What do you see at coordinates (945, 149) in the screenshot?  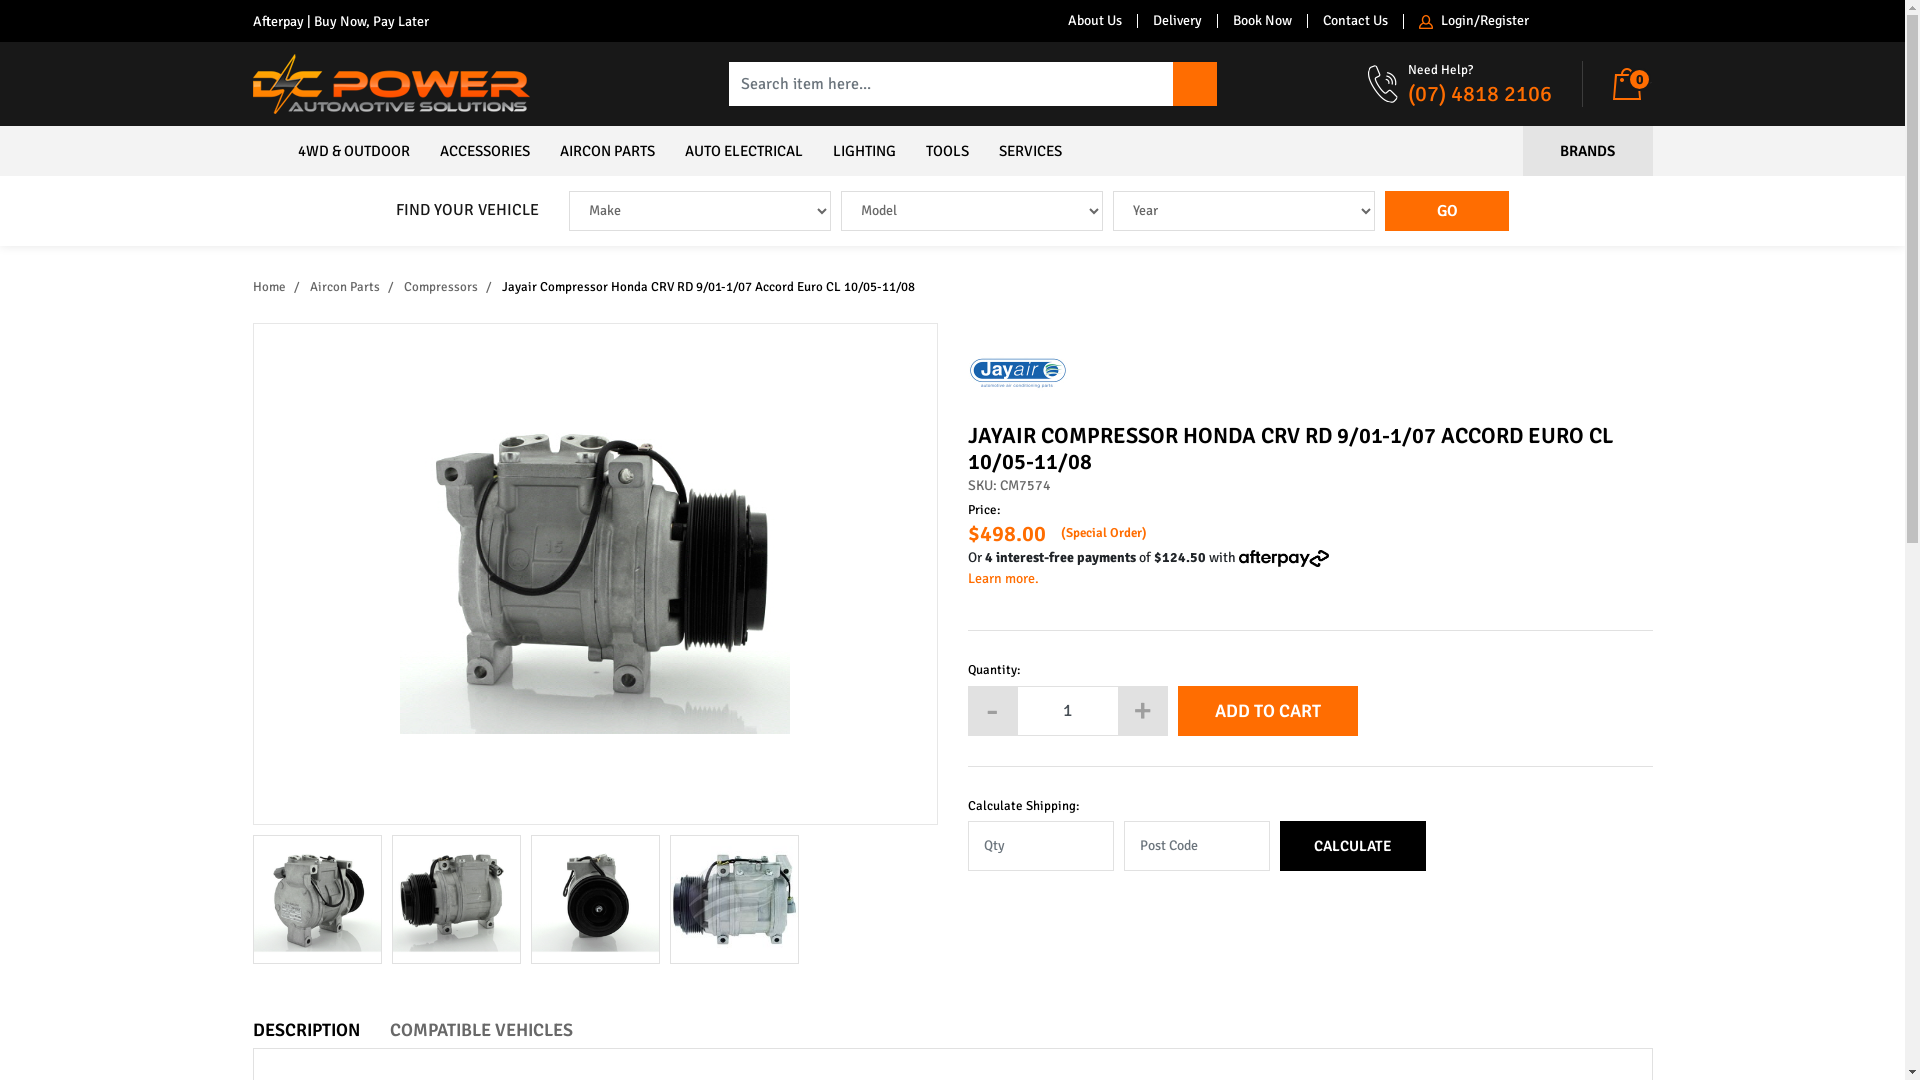 I see `'TOOLS'` at bounding box center [945, 149].